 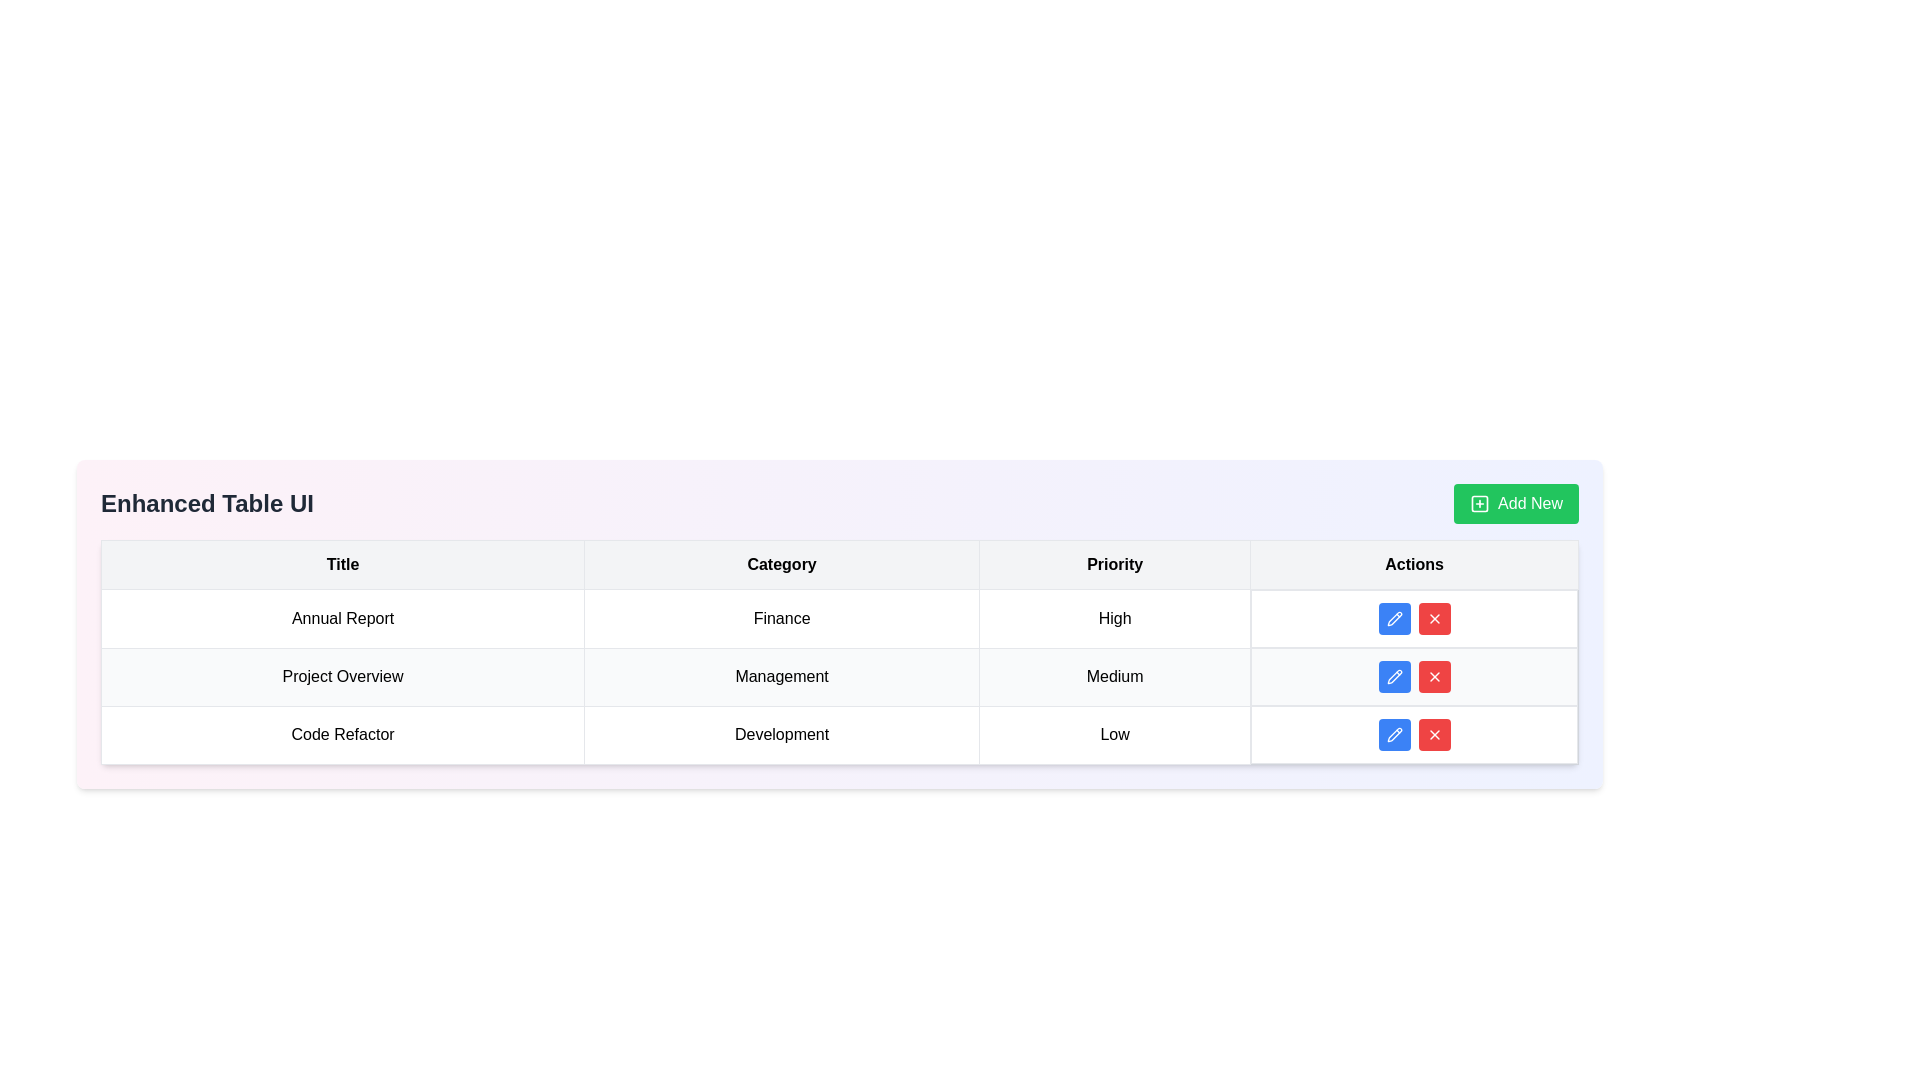 I want to click on the title label of the record in the first cell of the first data row under the 'Title' column in the table, so click(x=343, y=617).